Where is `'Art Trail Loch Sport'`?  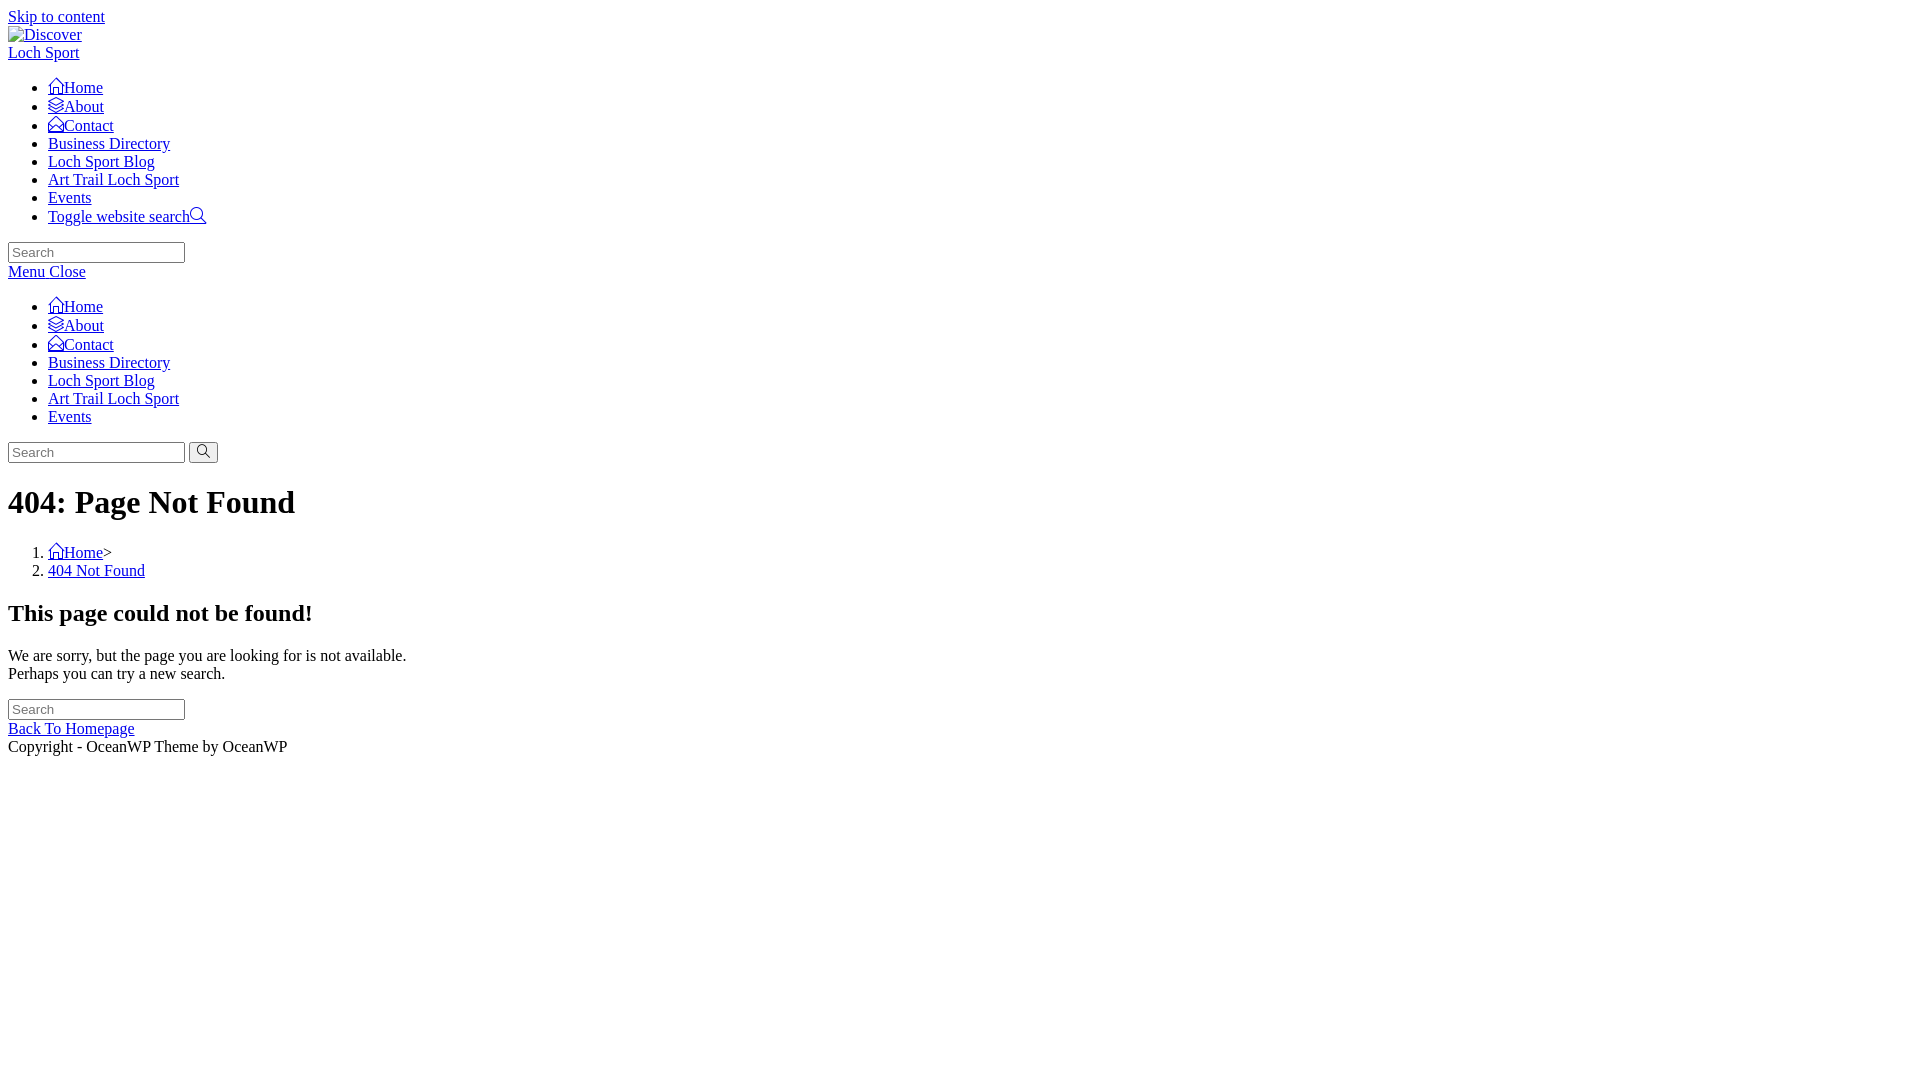 'Art Trail Loch Sport' is located at coordinates (112, 398).